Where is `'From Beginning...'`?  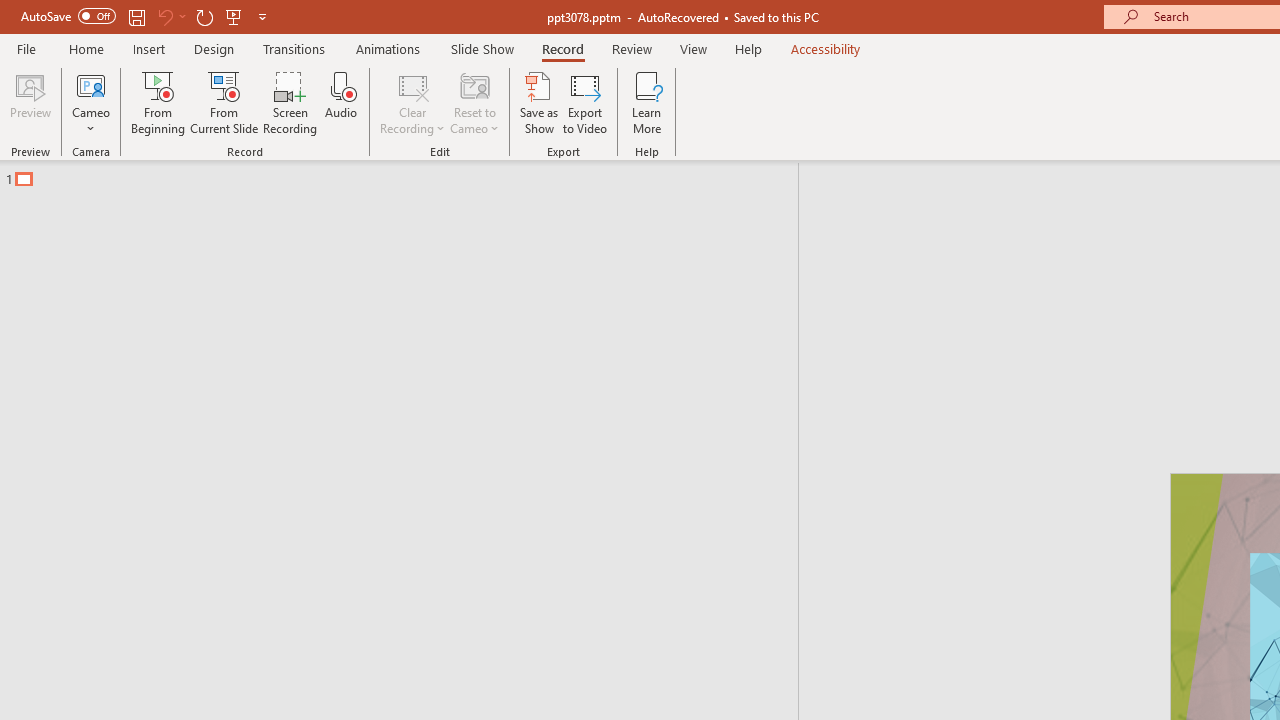
'From Beginning...' is located at coordinates (157, 103).